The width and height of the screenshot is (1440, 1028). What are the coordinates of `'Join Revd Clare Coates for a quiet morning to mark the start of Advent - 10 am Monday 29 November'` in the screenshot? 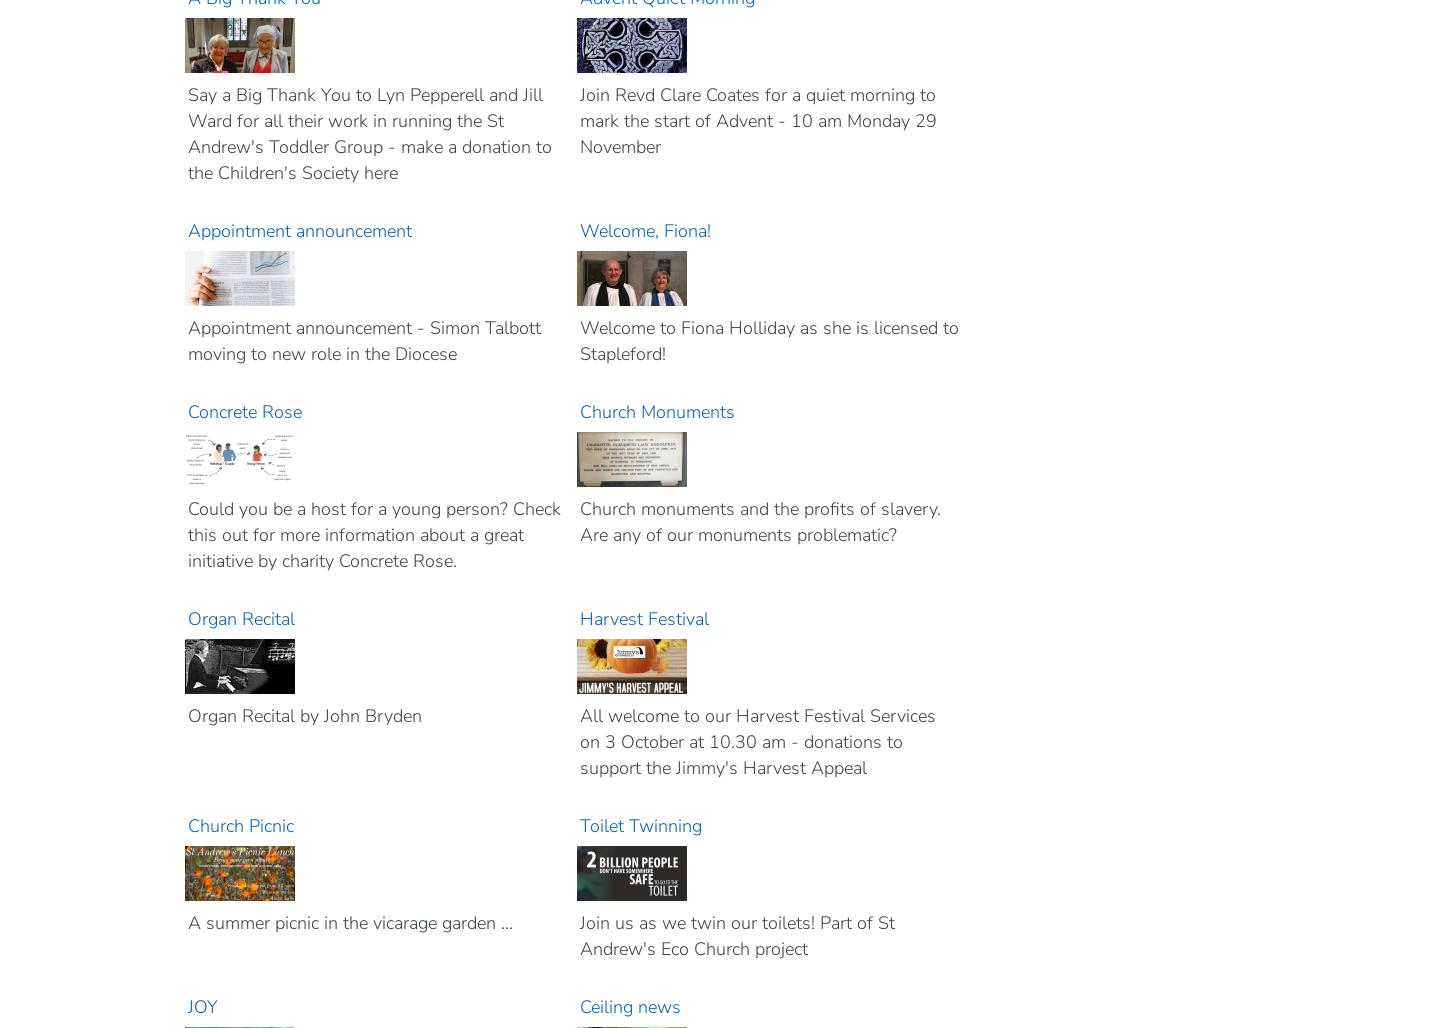 It's located at (579, 119).